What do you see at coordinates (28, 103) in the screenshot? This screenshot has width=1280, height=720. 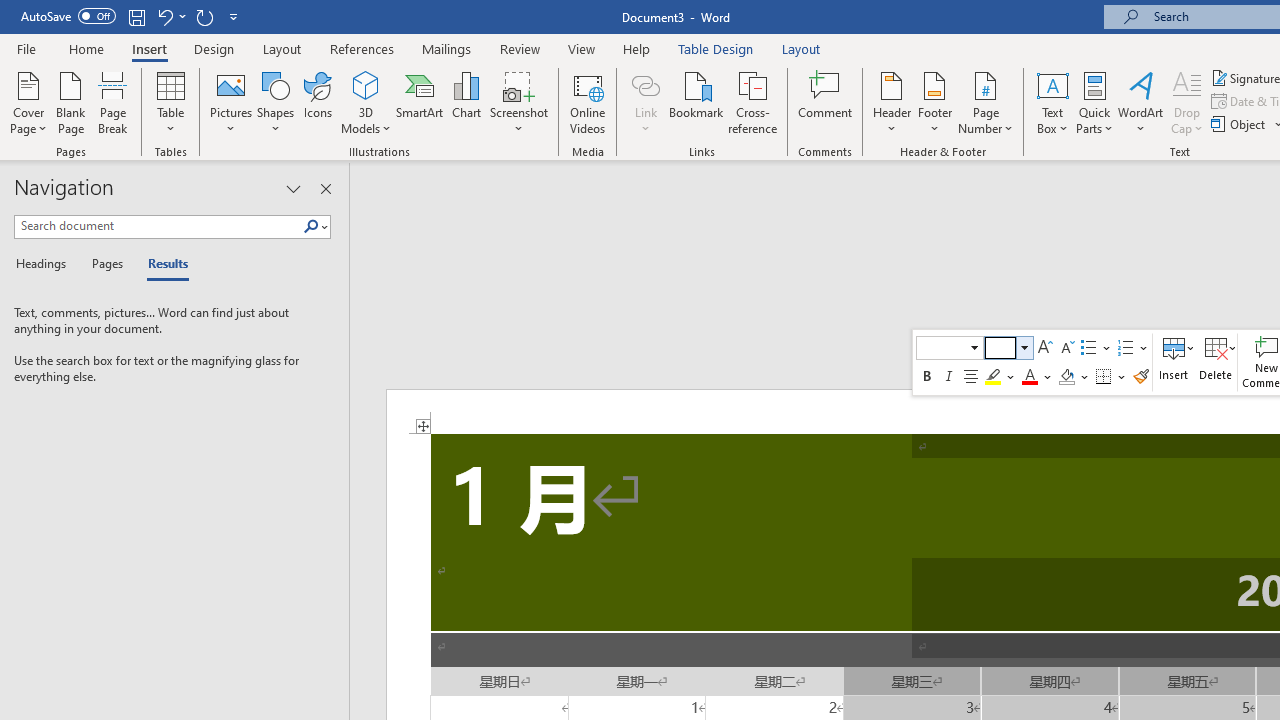 I see `'Cover Page'` at bounding box center [28, 103].